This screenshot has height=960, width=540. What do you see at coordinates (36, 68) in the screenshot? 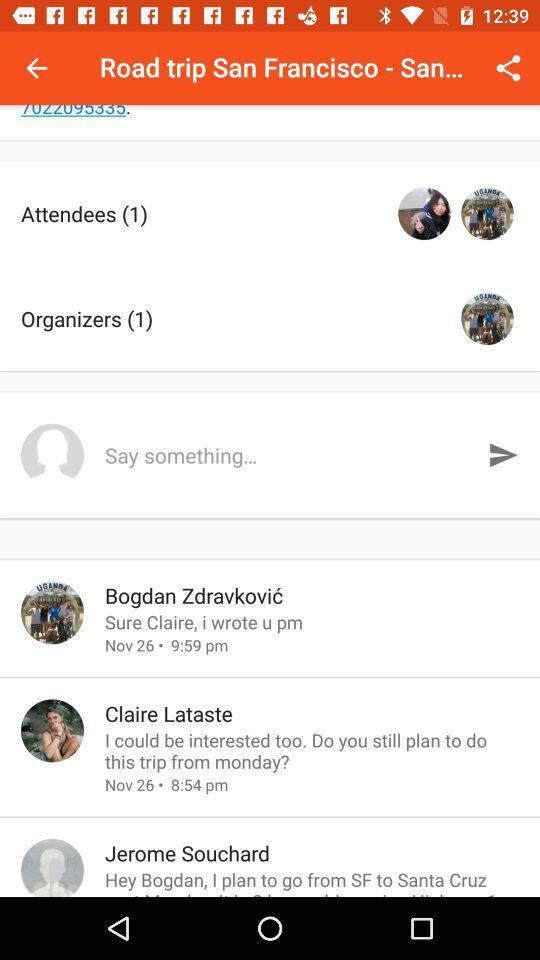
I see `previous` at bounding box center [36, 68].